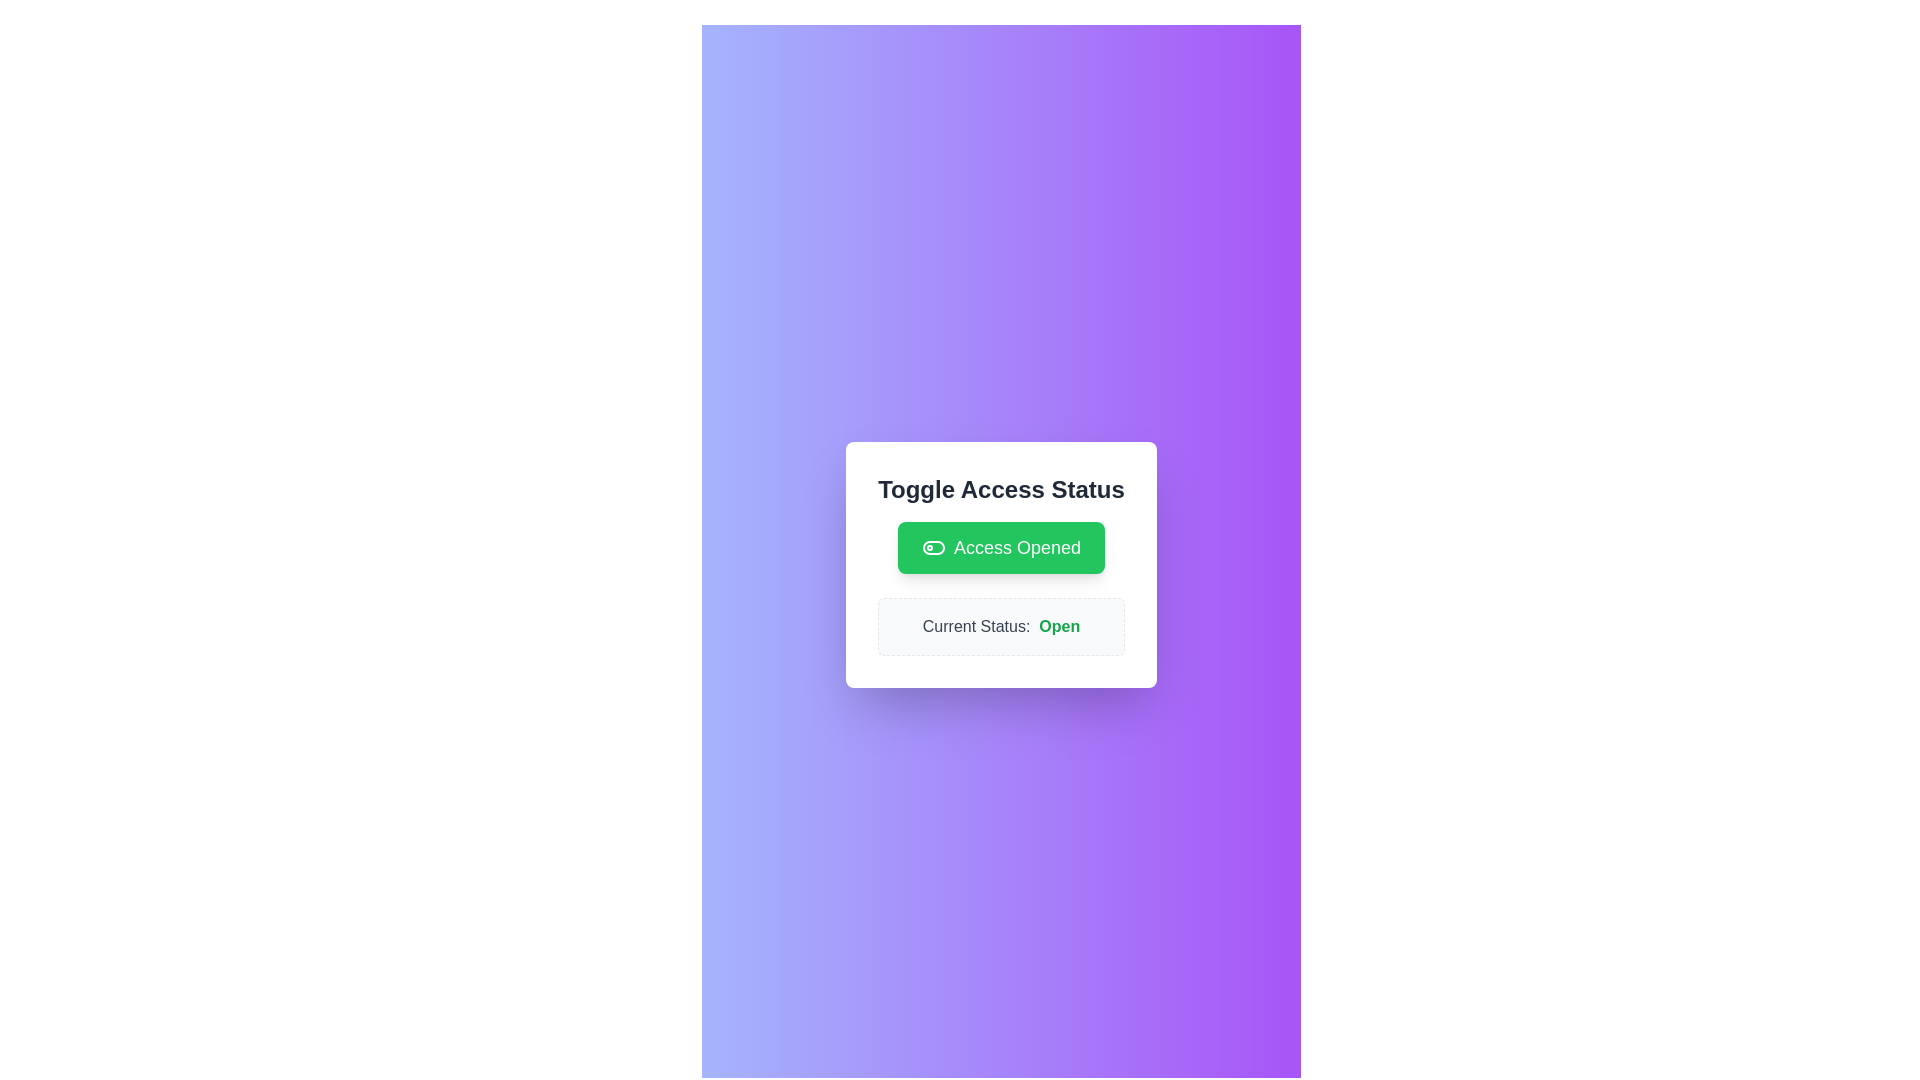  What do you see at coordinates (1001, 547) in the screenshot?
I see `the 'Access Opened' button to toggle the access status` at bounding box center [1001, 547].